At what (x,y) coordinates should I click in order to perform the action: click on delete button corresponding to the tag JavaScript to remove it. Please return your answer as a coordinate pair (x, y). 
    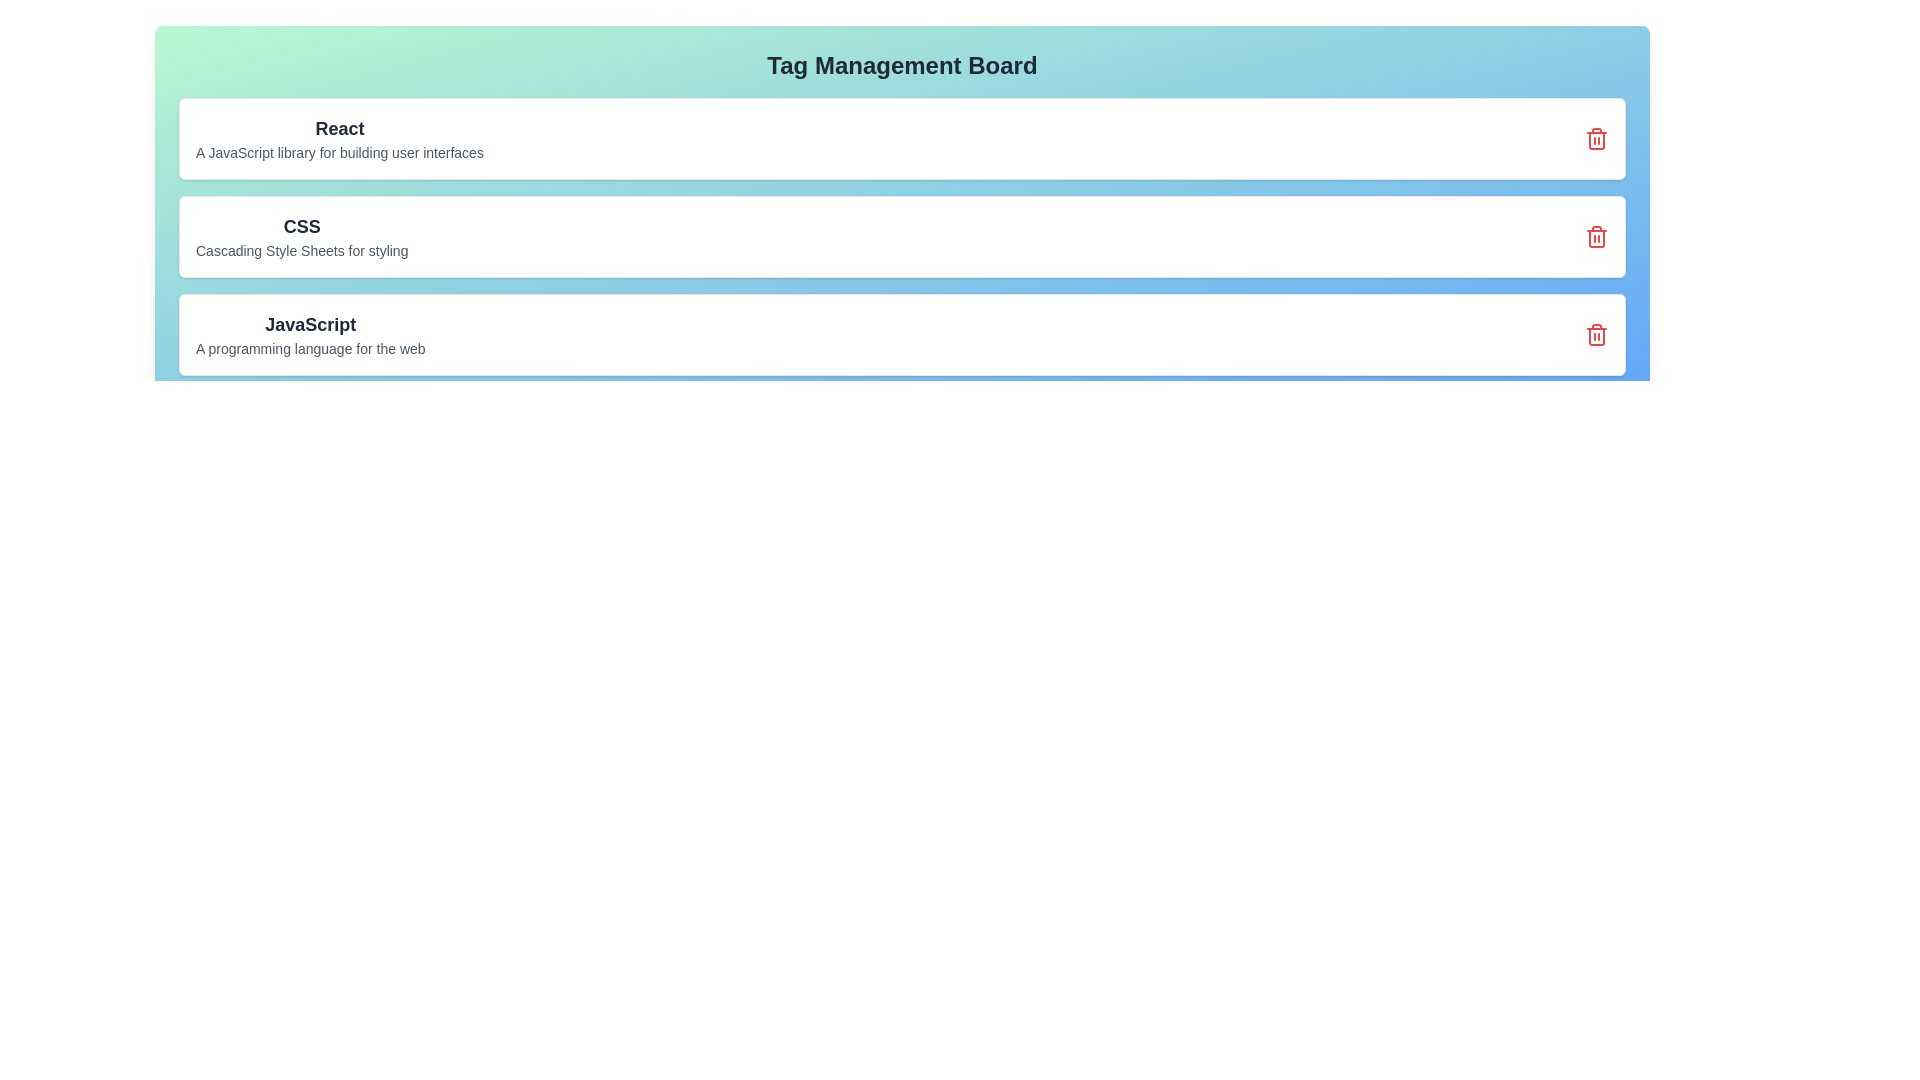
    Looking at the image, I should click on (1596, 334).